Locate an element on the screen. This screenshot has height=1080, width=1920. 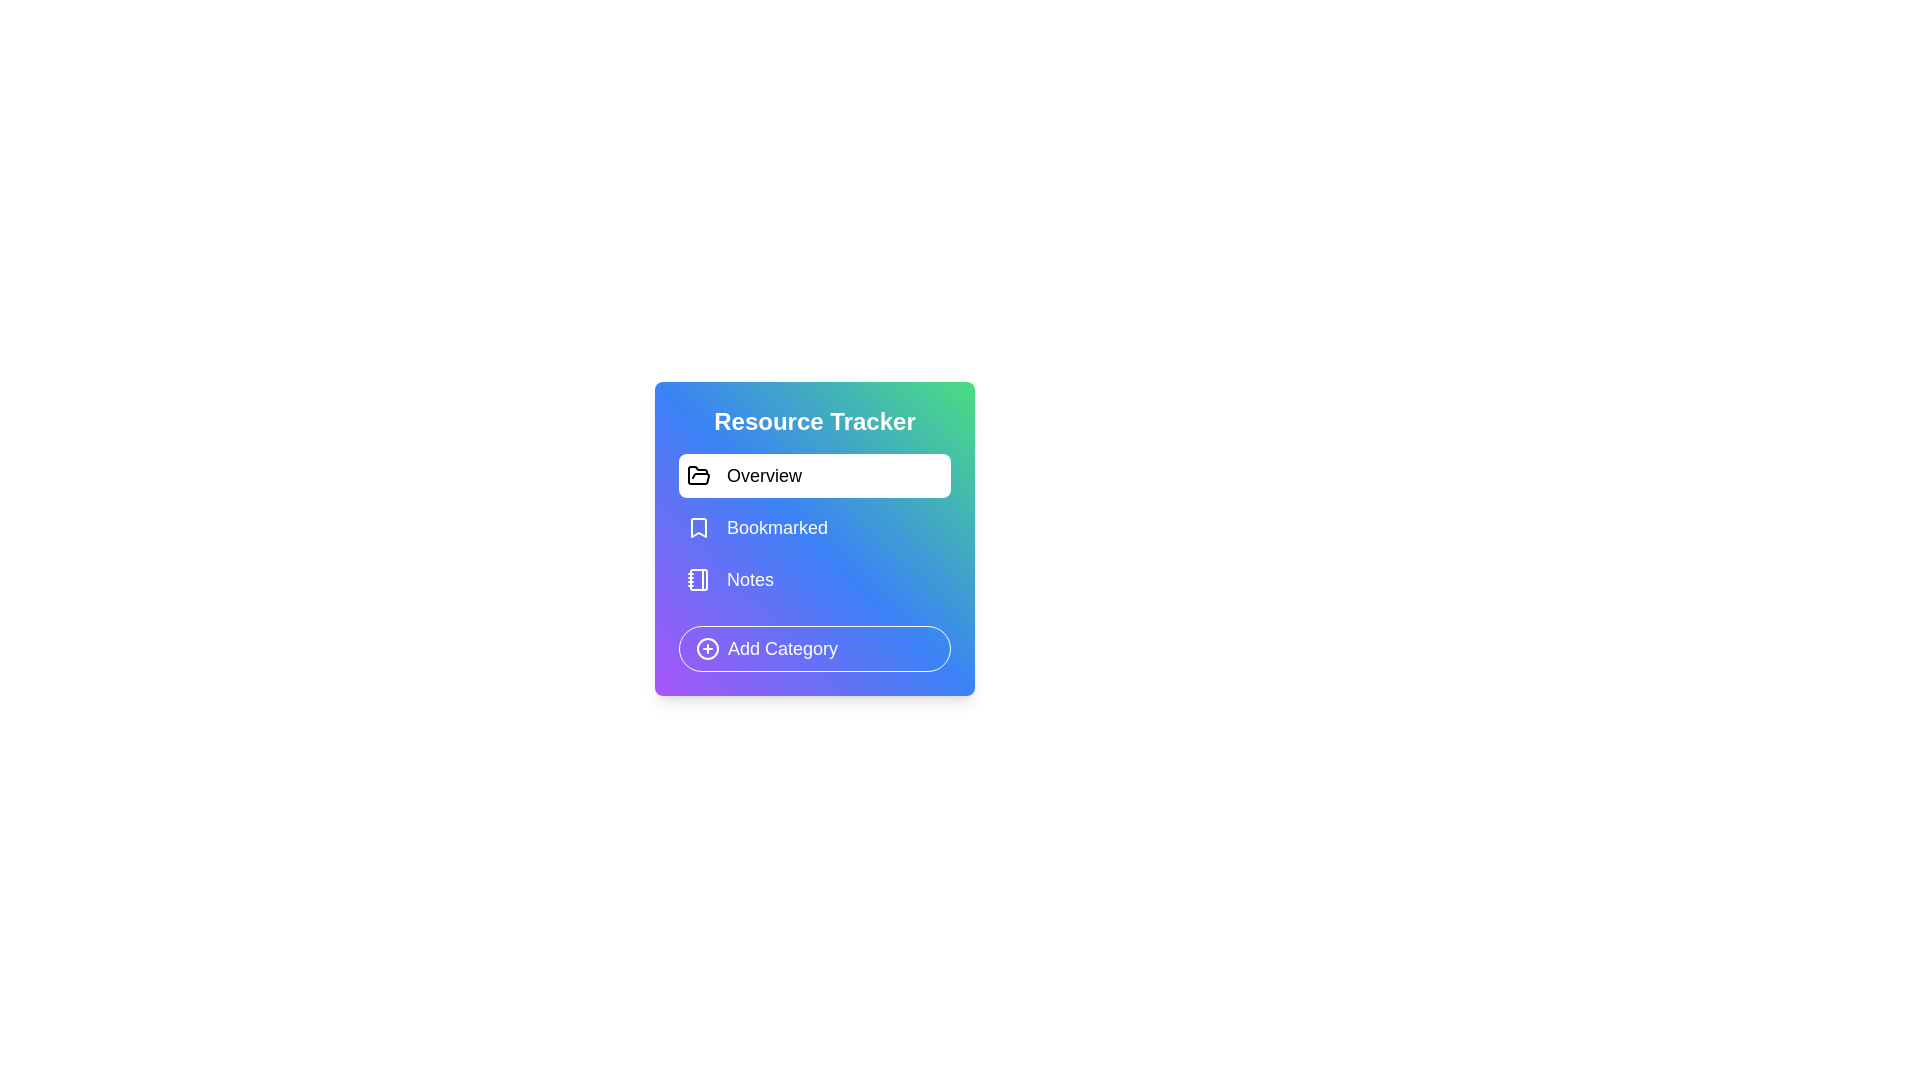
the category Notes to see the hover effect is located at coordinates (815, 579).